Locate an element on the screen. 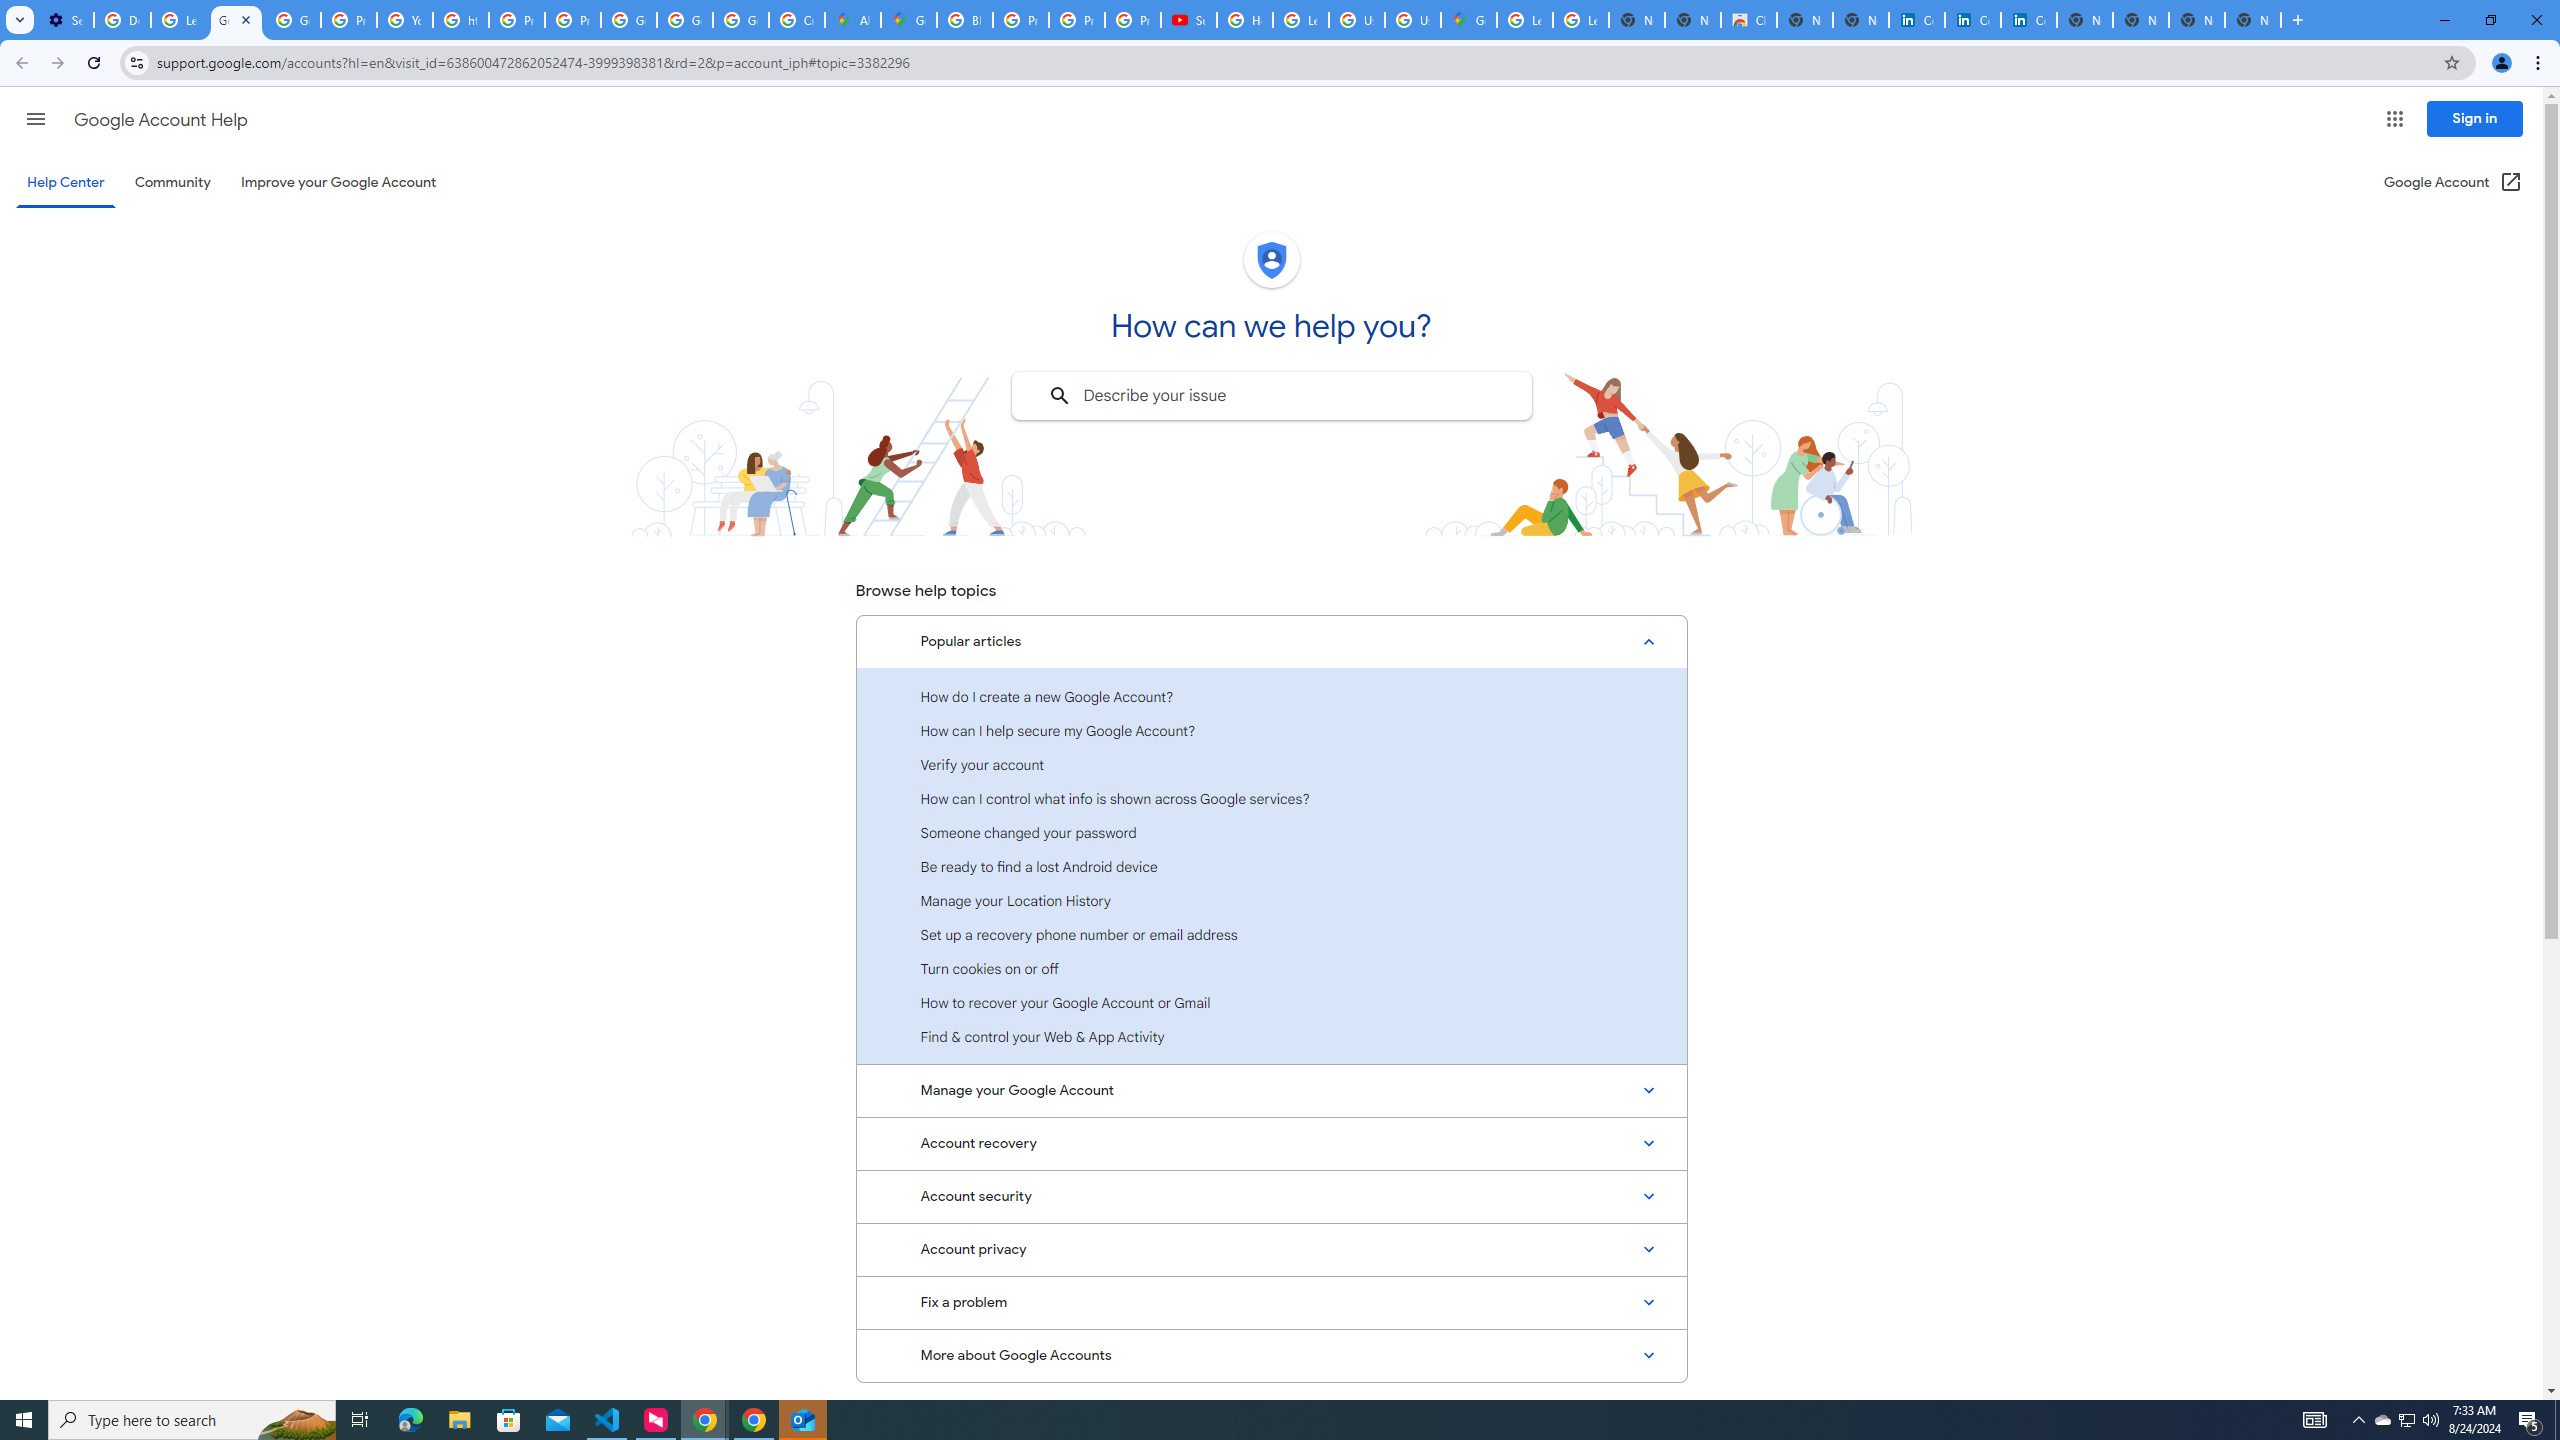 Image resolution: width=2560 pixels, height=1440 pixels. 'YouTube' is located at coordinates (404, 19).